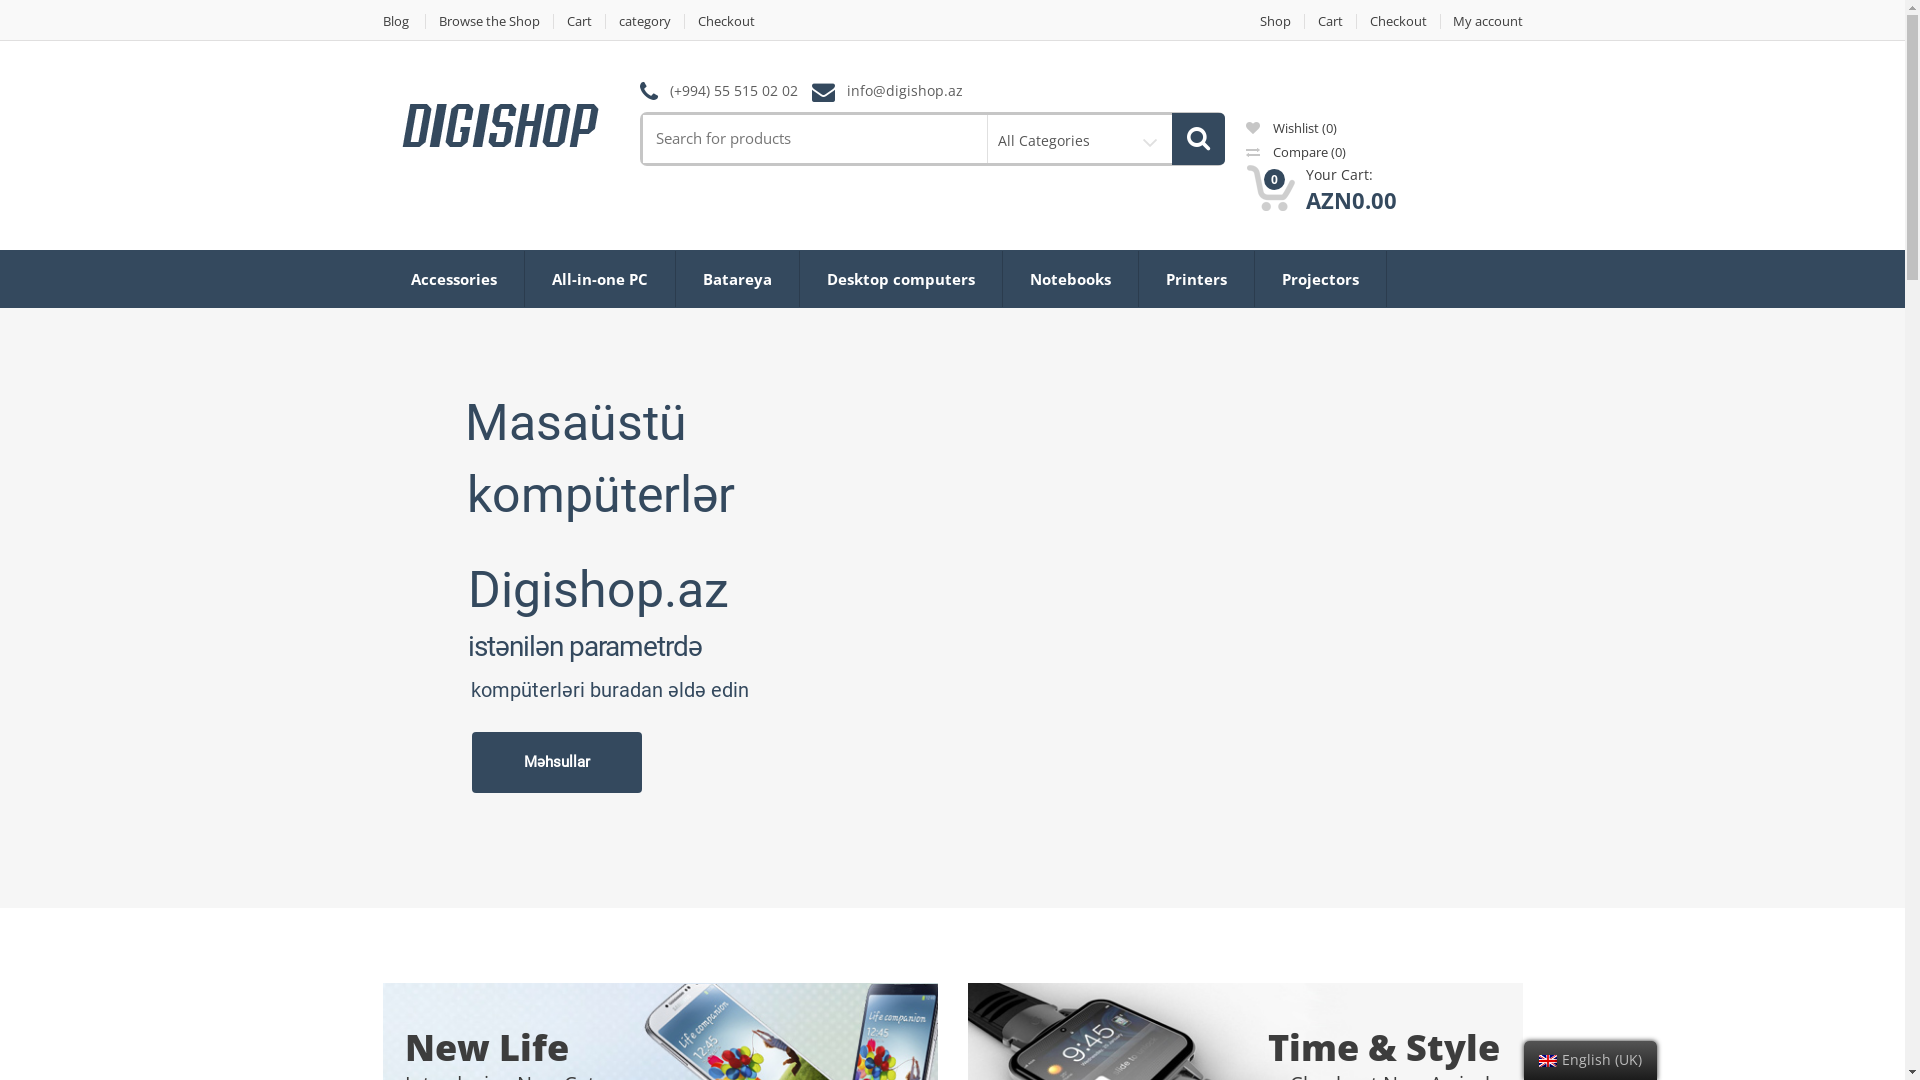  Describe the element at coordinates (724, 21) in the screenshot. I see `'Checkout'` at that location.